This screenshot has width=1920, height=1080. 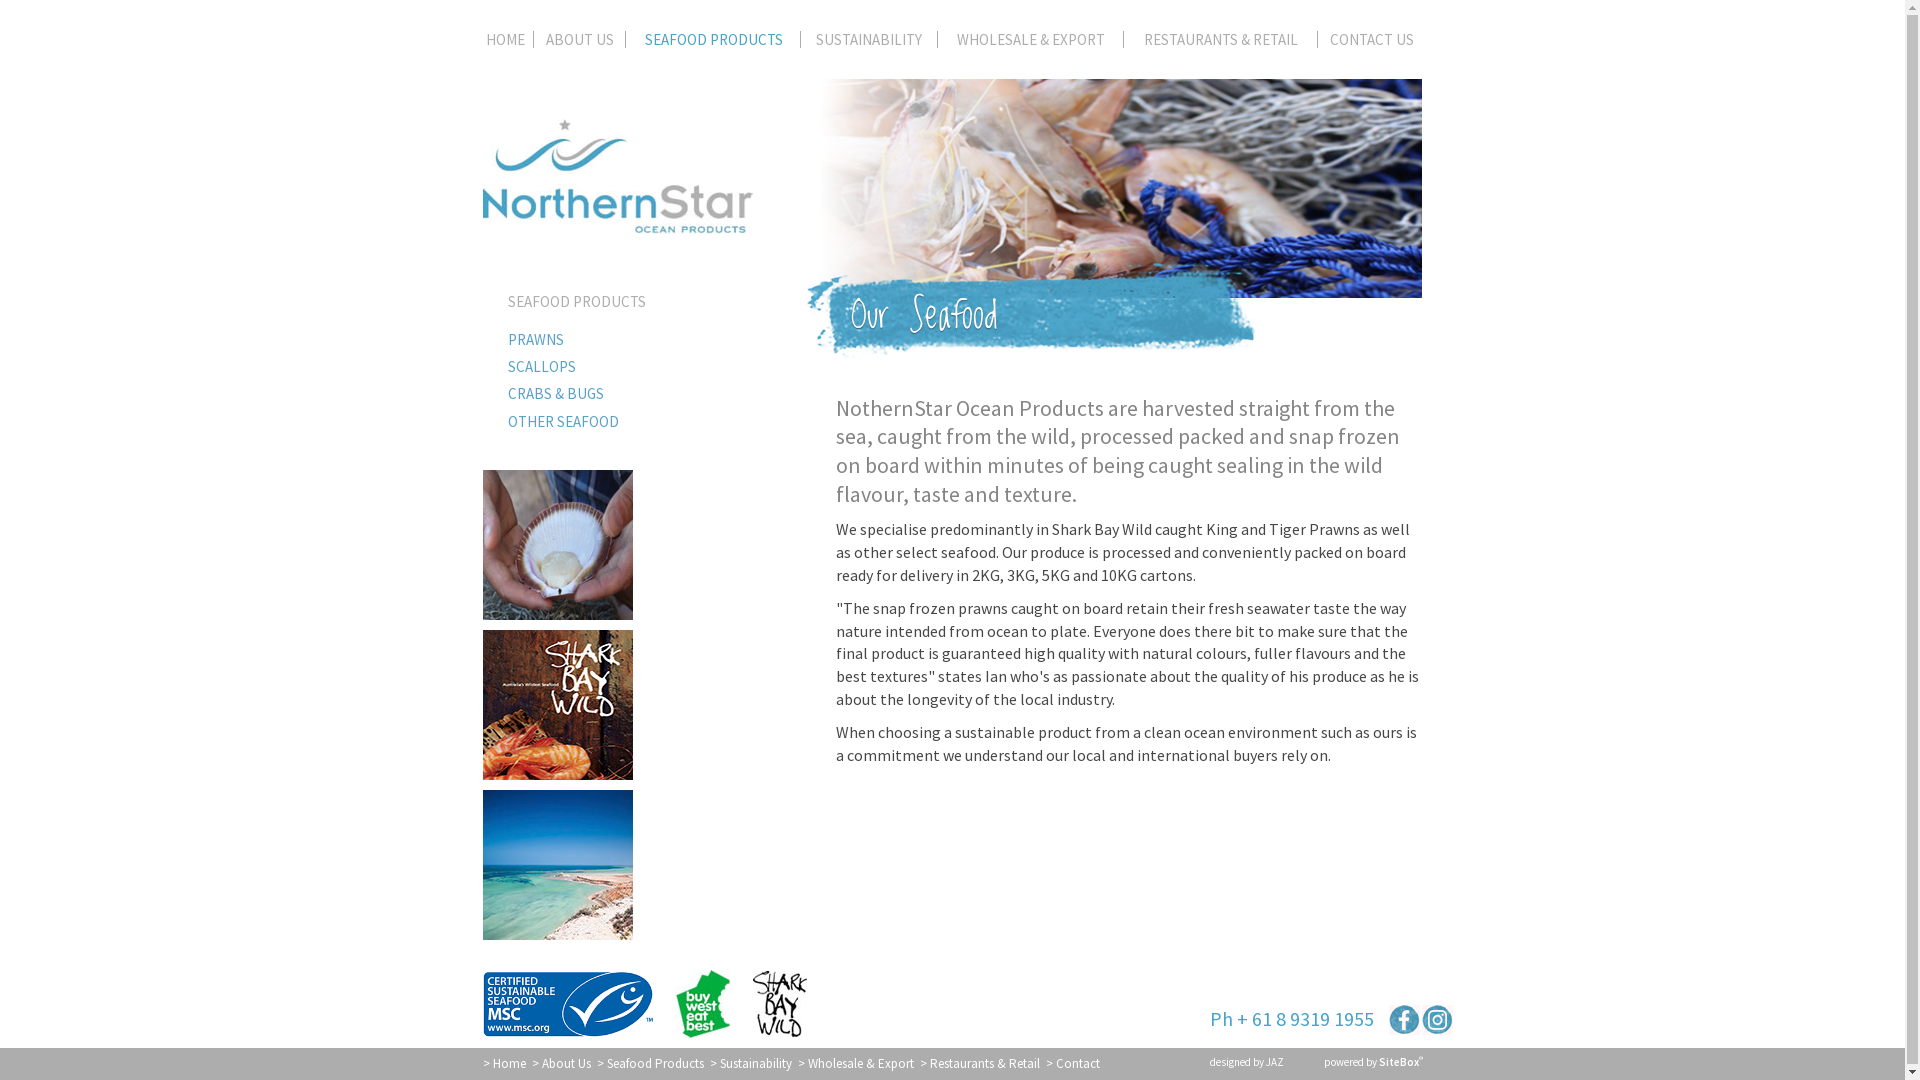 What do you see at coordinates (1246, 1060) in the screenshot?
I see `'designed by JAZ'` at bounding box center [1246, 1060].